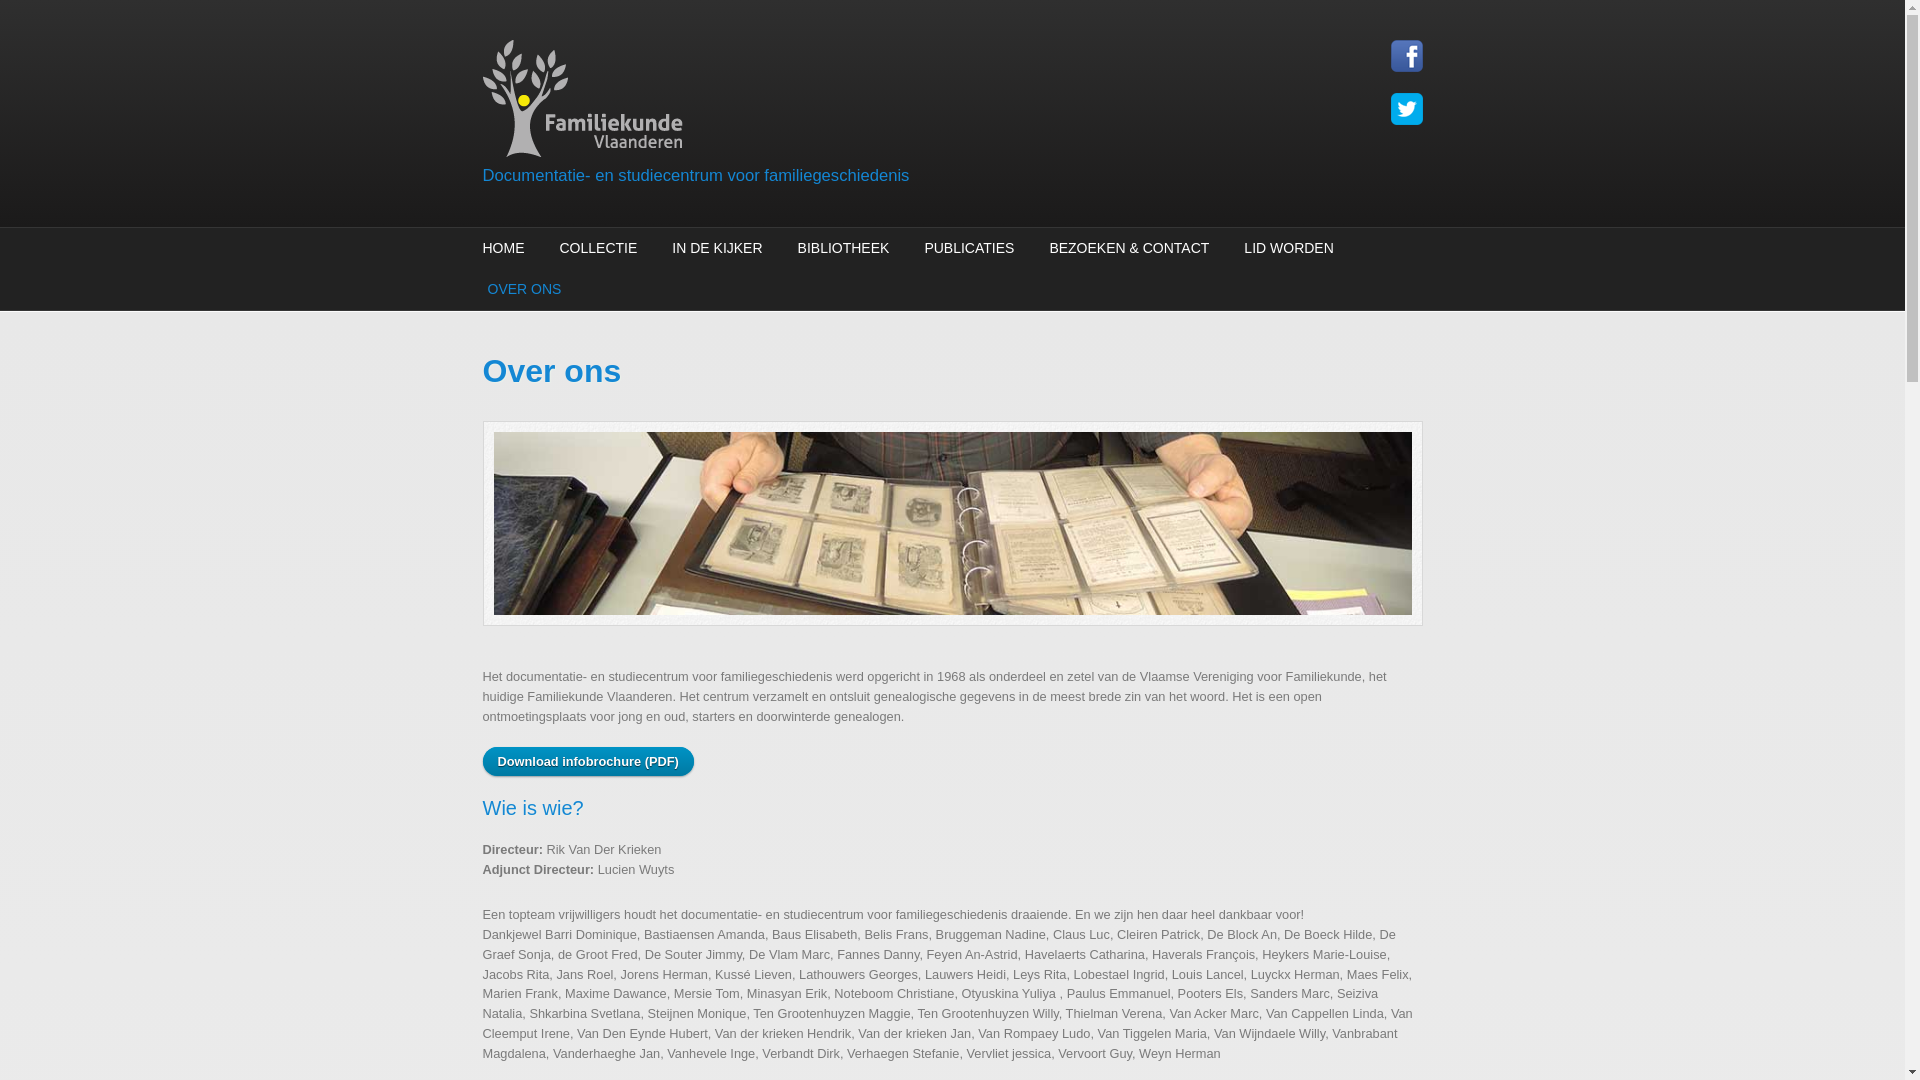 The width and height of the screenshot is (1920, 1080). I want to click on 'LID WORDEN', so click(1237, 247).